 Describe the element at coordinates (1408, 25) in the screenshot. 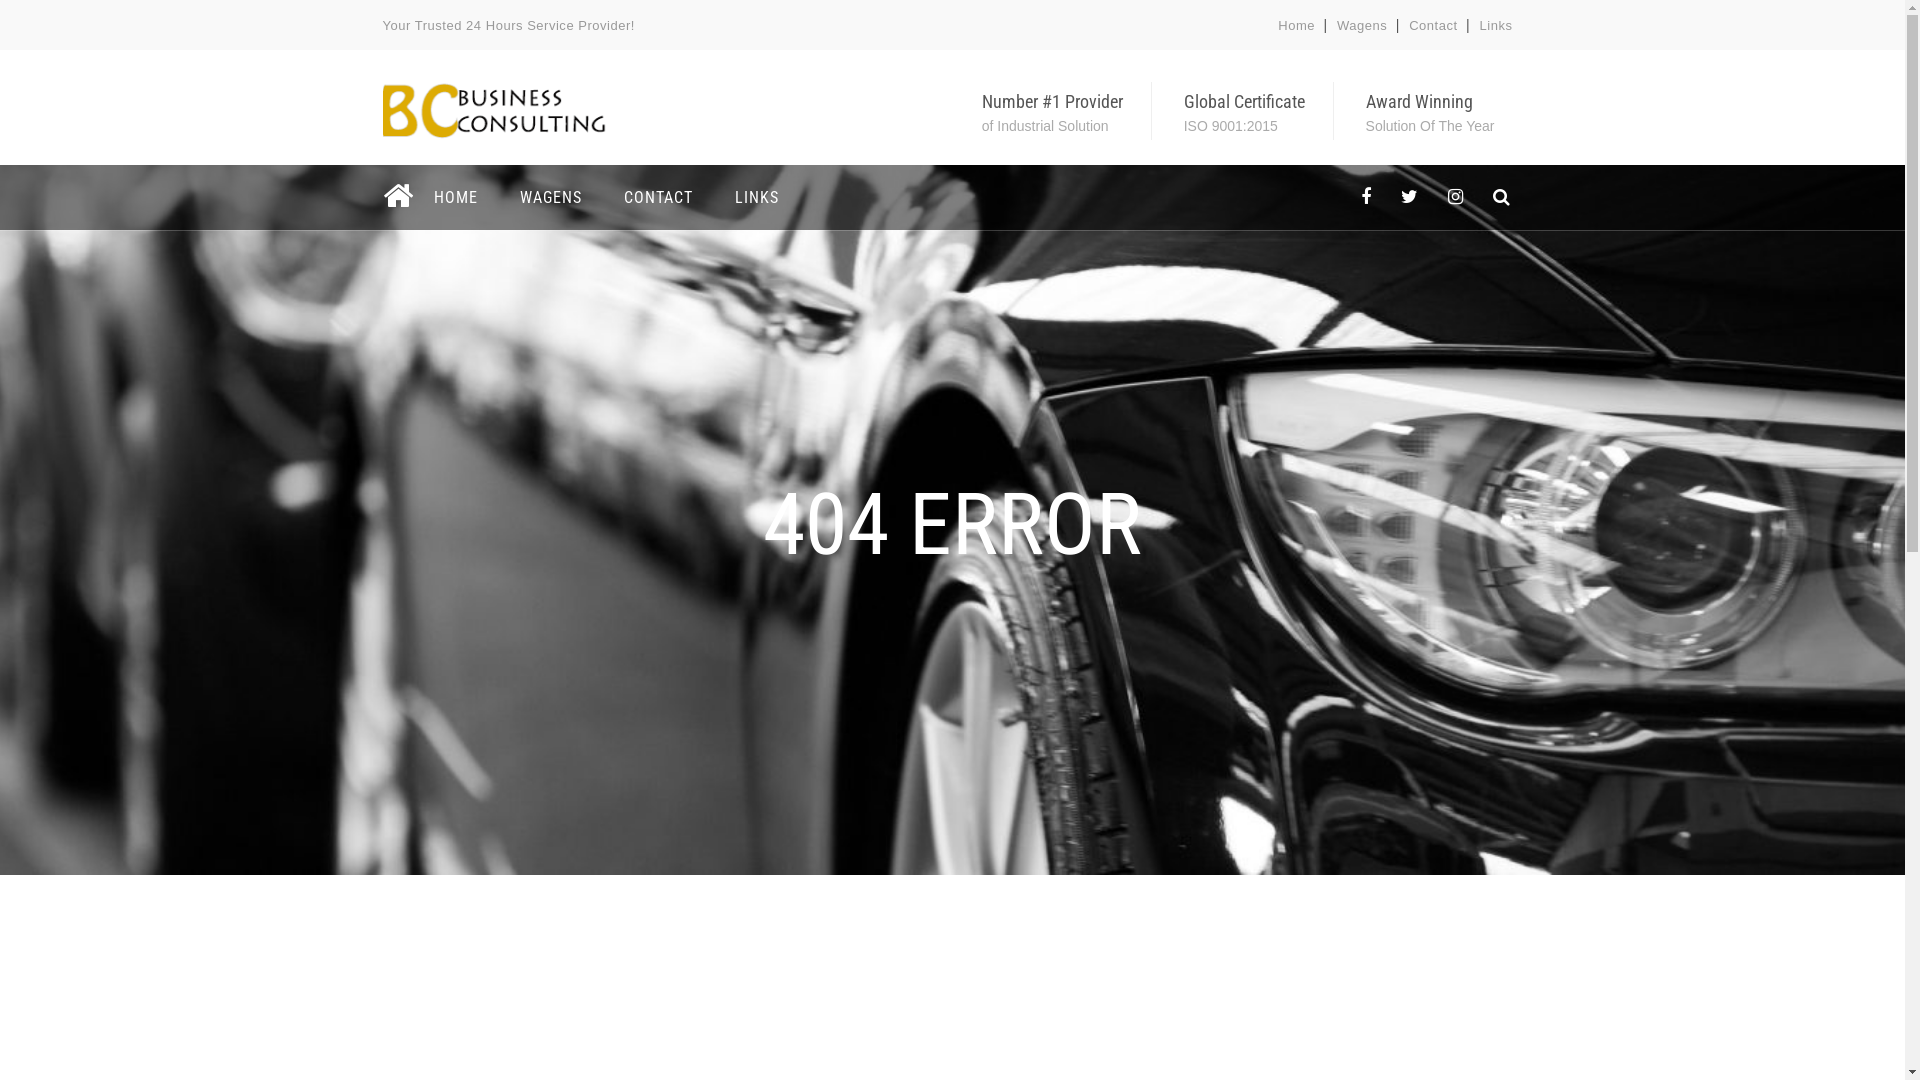

I see `'Contact'` at that location.